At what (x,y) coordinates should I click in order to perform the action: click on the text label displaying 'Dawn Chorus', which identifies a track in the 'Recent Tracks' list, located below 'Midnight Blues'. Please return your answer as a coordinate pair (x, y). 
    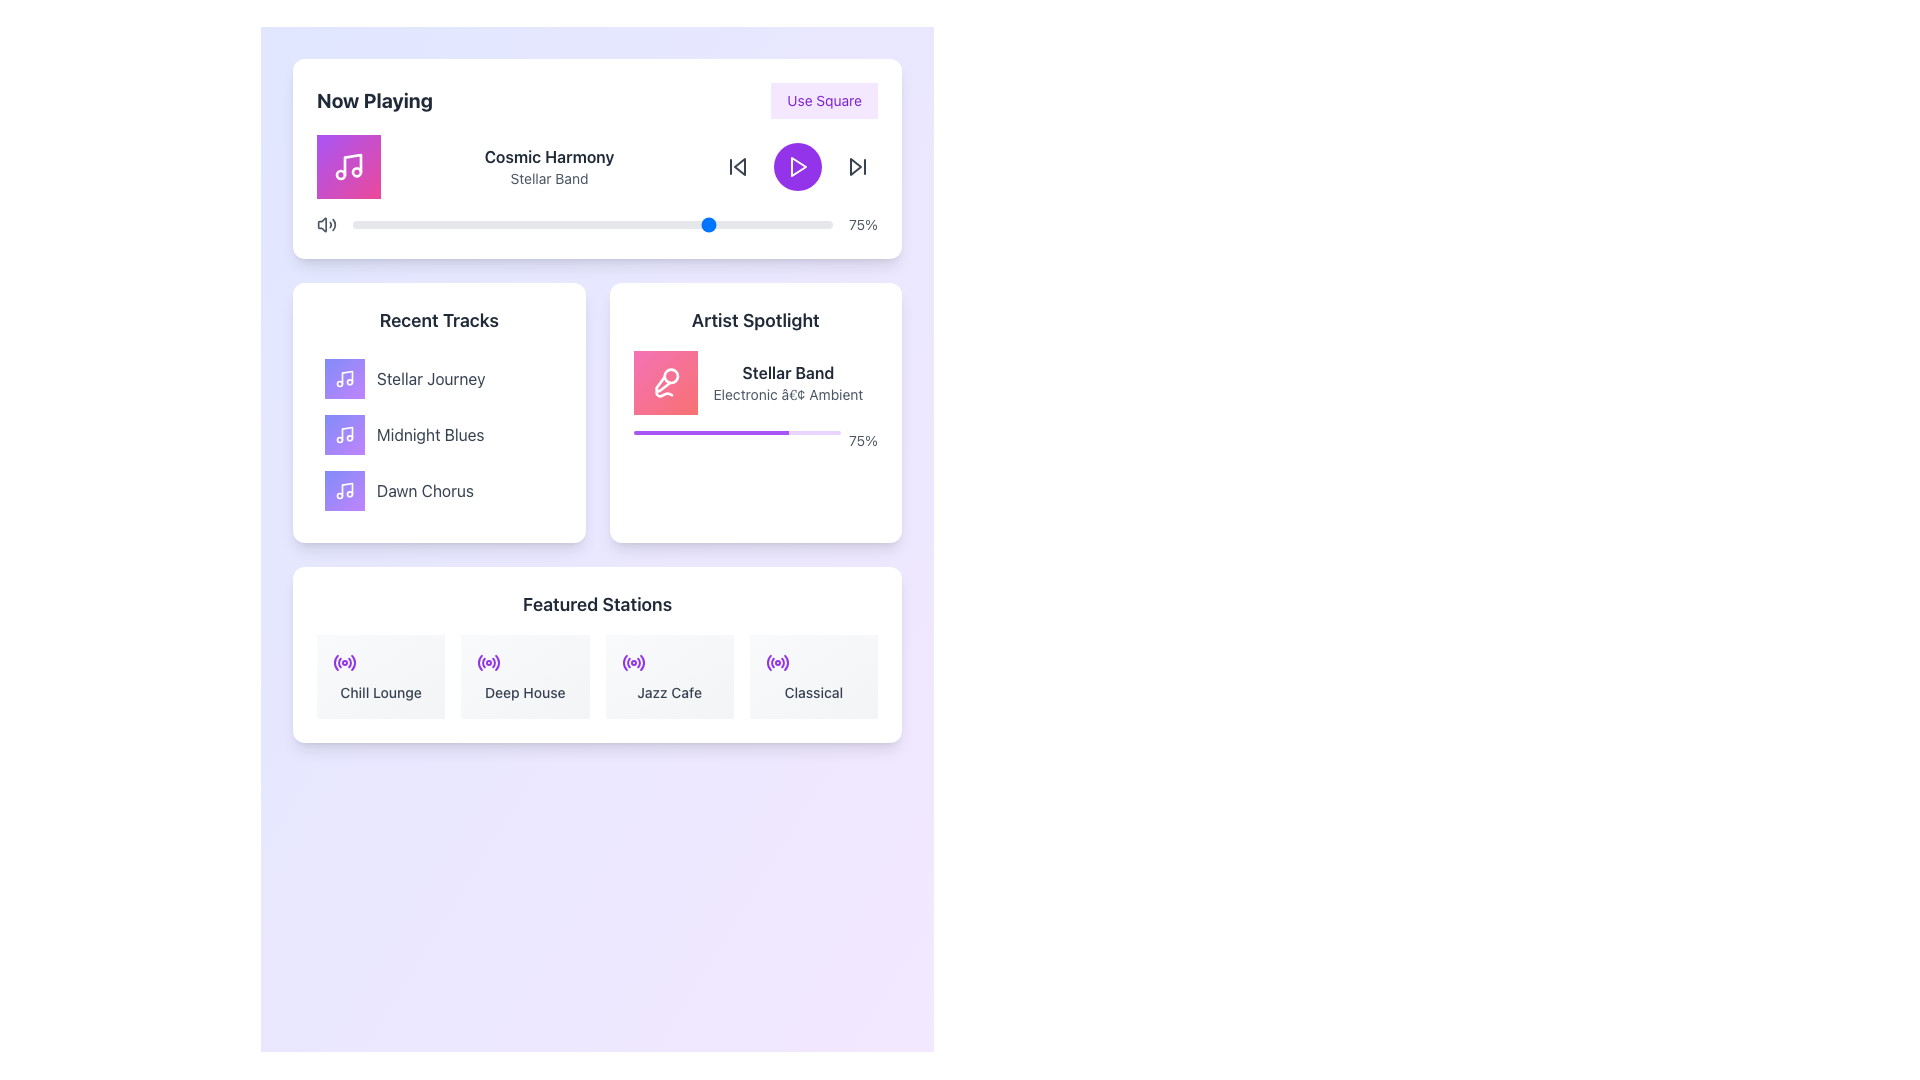
    Looking at the image, I should click on (424, 490).